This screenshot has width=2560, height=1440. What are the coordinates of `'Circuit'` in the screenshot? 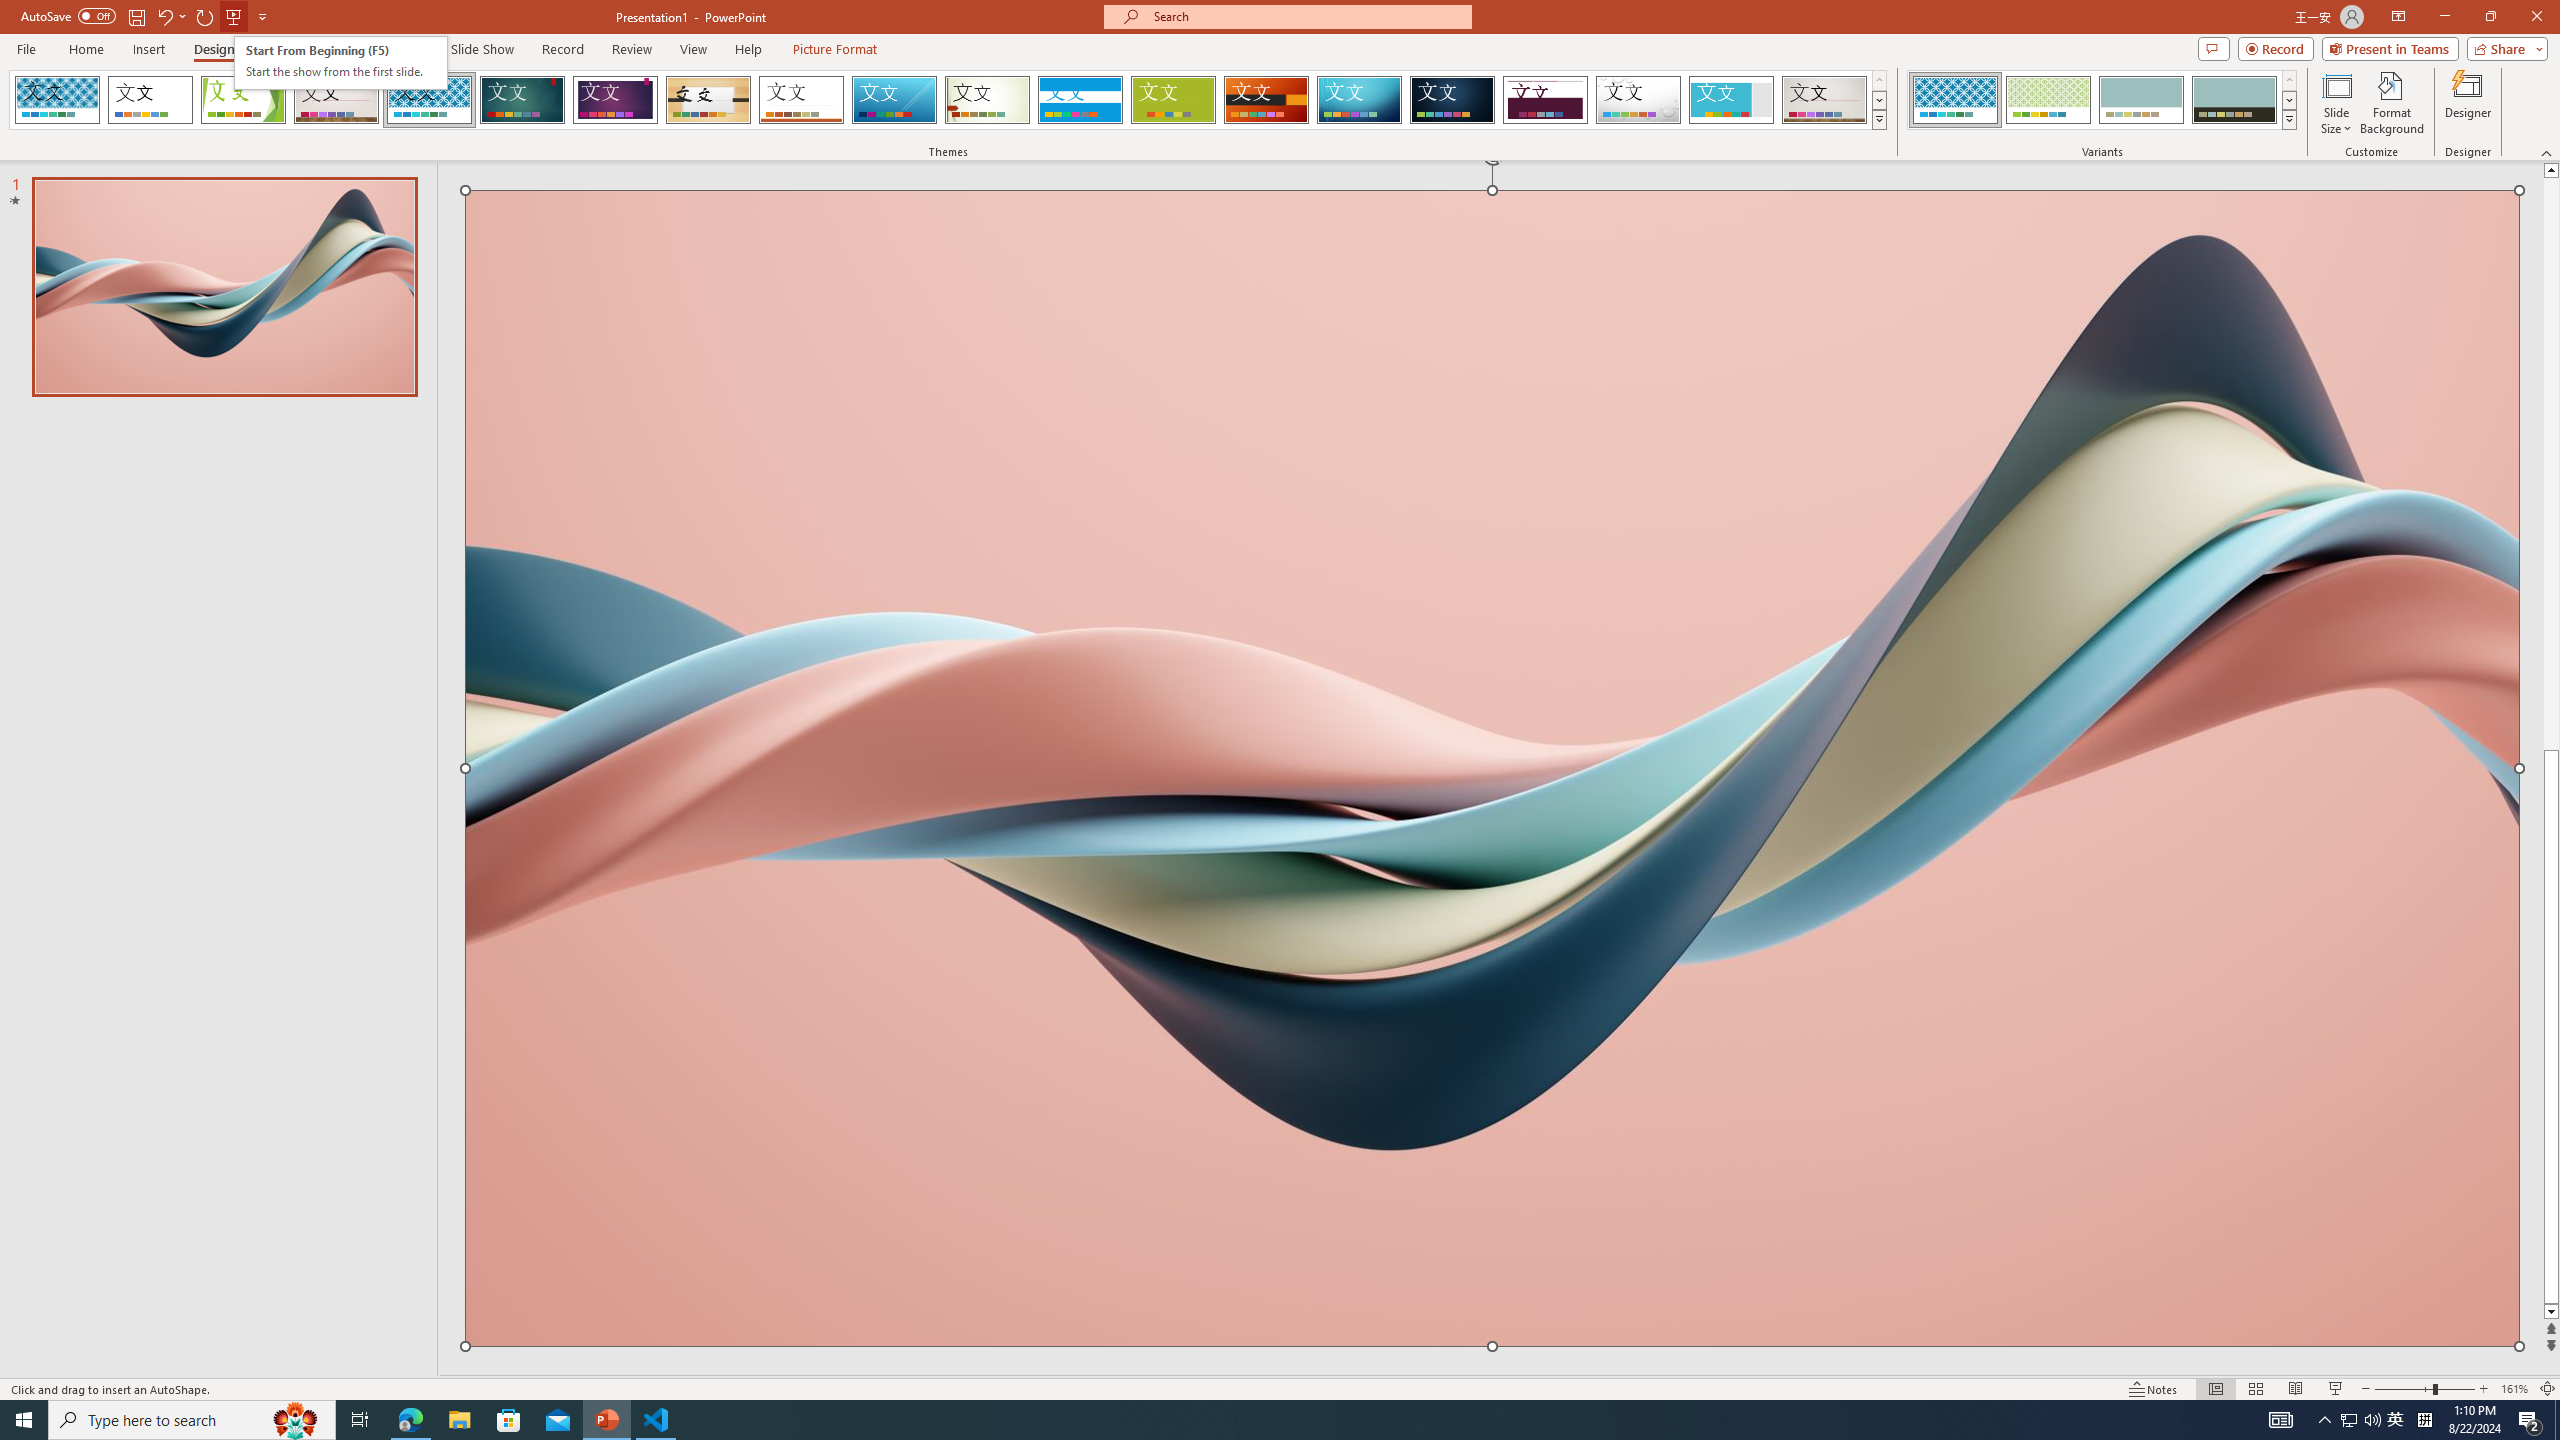 It's located at (1358, 99).